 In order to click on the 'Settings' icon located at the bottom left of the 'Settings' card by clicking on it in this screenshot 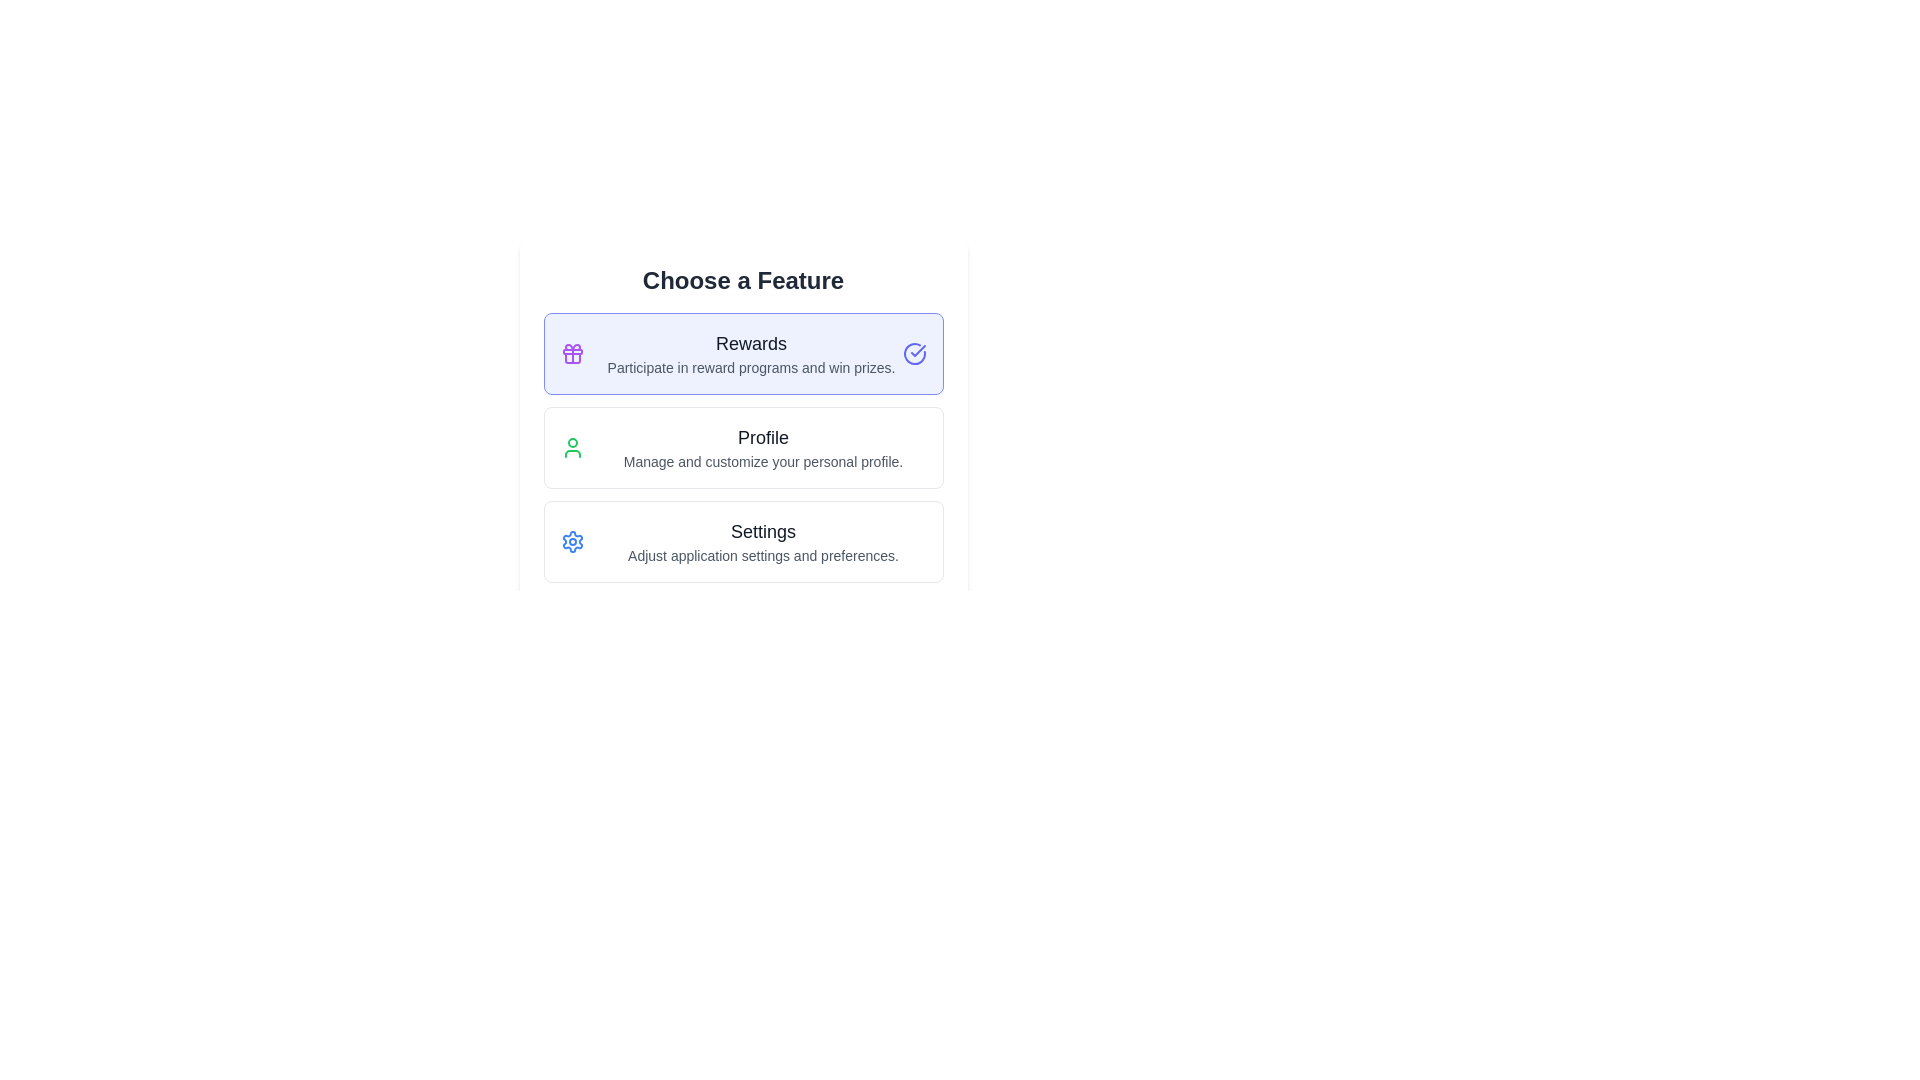, I will do `click(571, 542)`.